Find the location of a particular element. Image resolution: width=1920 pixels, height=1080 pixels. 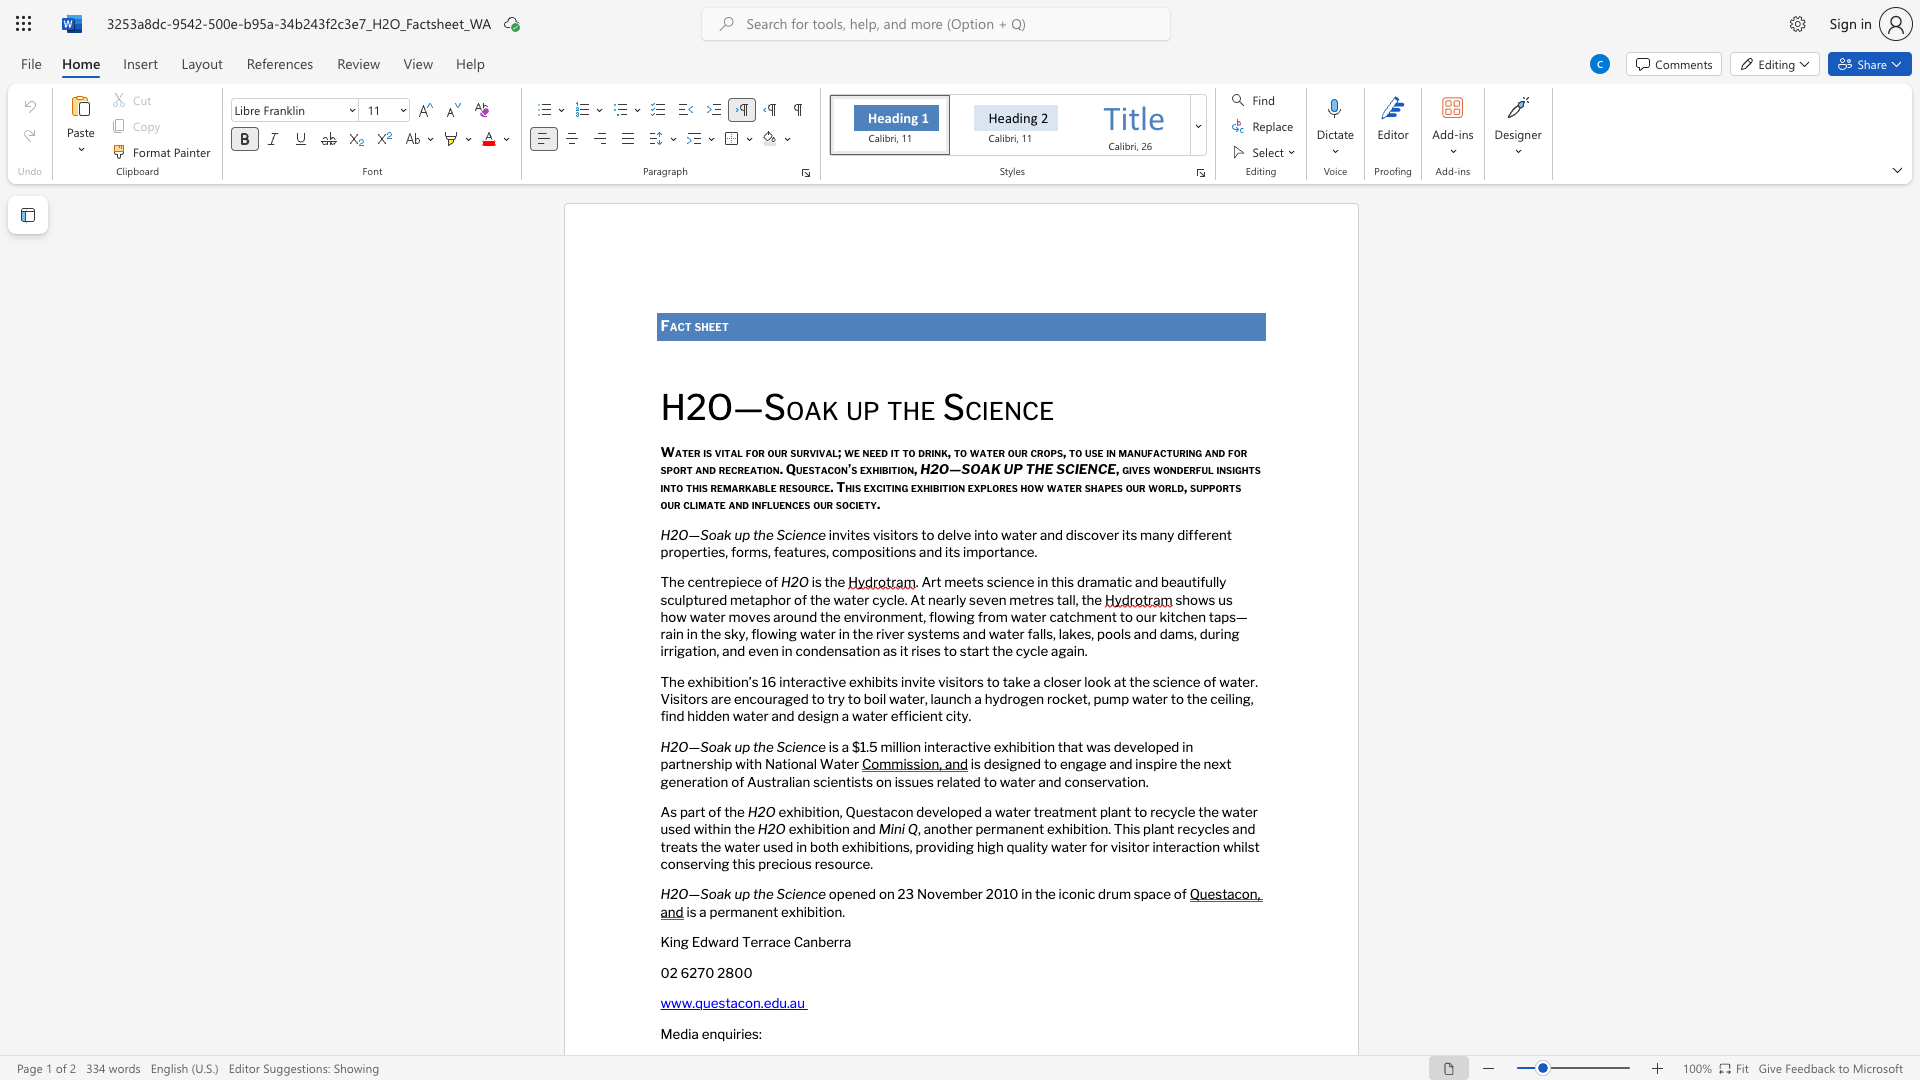

the subset text "s to start the cycle a" within the text "rain in the sky, flowing water in the river systems and water falls, lakes, pools and dams, during irrigation, and even in condensation as it rises to start the cycle again." is located at coordinates (933, 651).